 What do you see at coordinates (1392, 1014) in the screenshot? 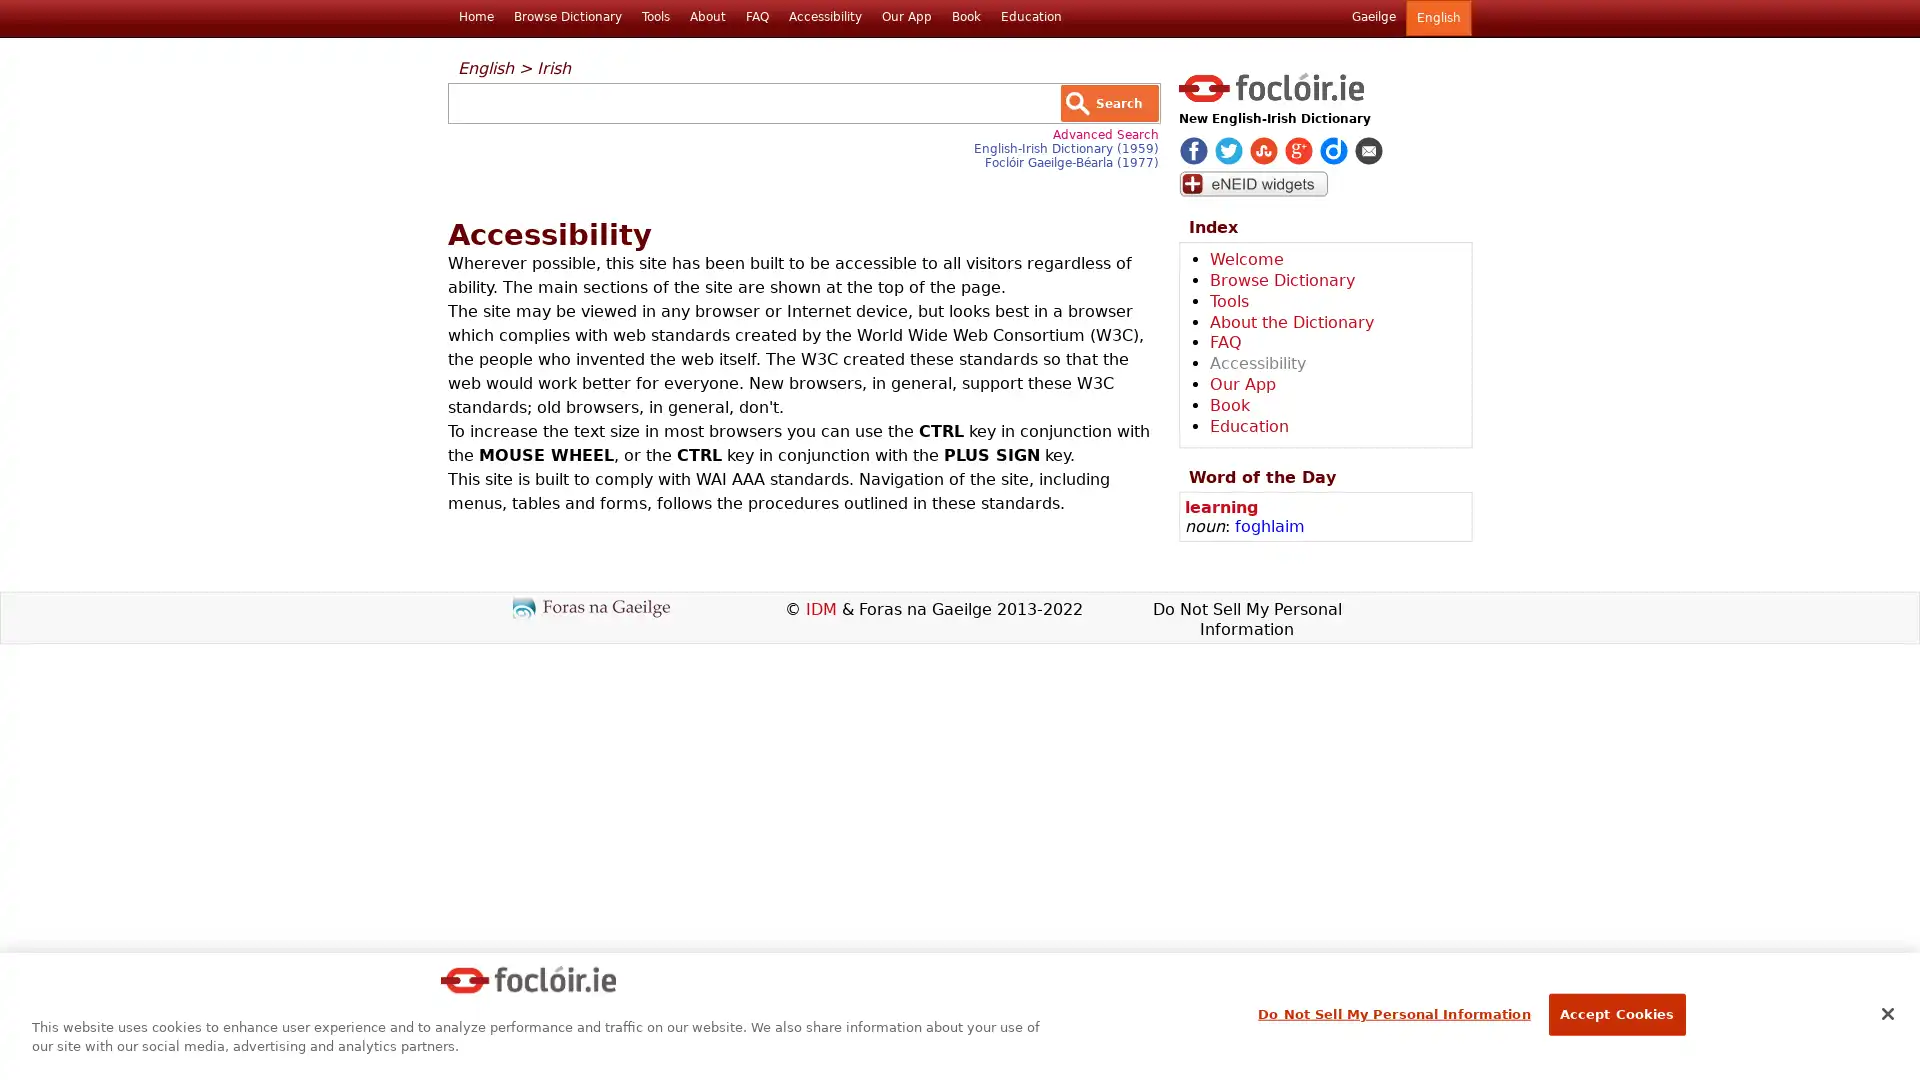
I see `Do Not Sell My Personal Information` at bounding box center [1392, 1014].